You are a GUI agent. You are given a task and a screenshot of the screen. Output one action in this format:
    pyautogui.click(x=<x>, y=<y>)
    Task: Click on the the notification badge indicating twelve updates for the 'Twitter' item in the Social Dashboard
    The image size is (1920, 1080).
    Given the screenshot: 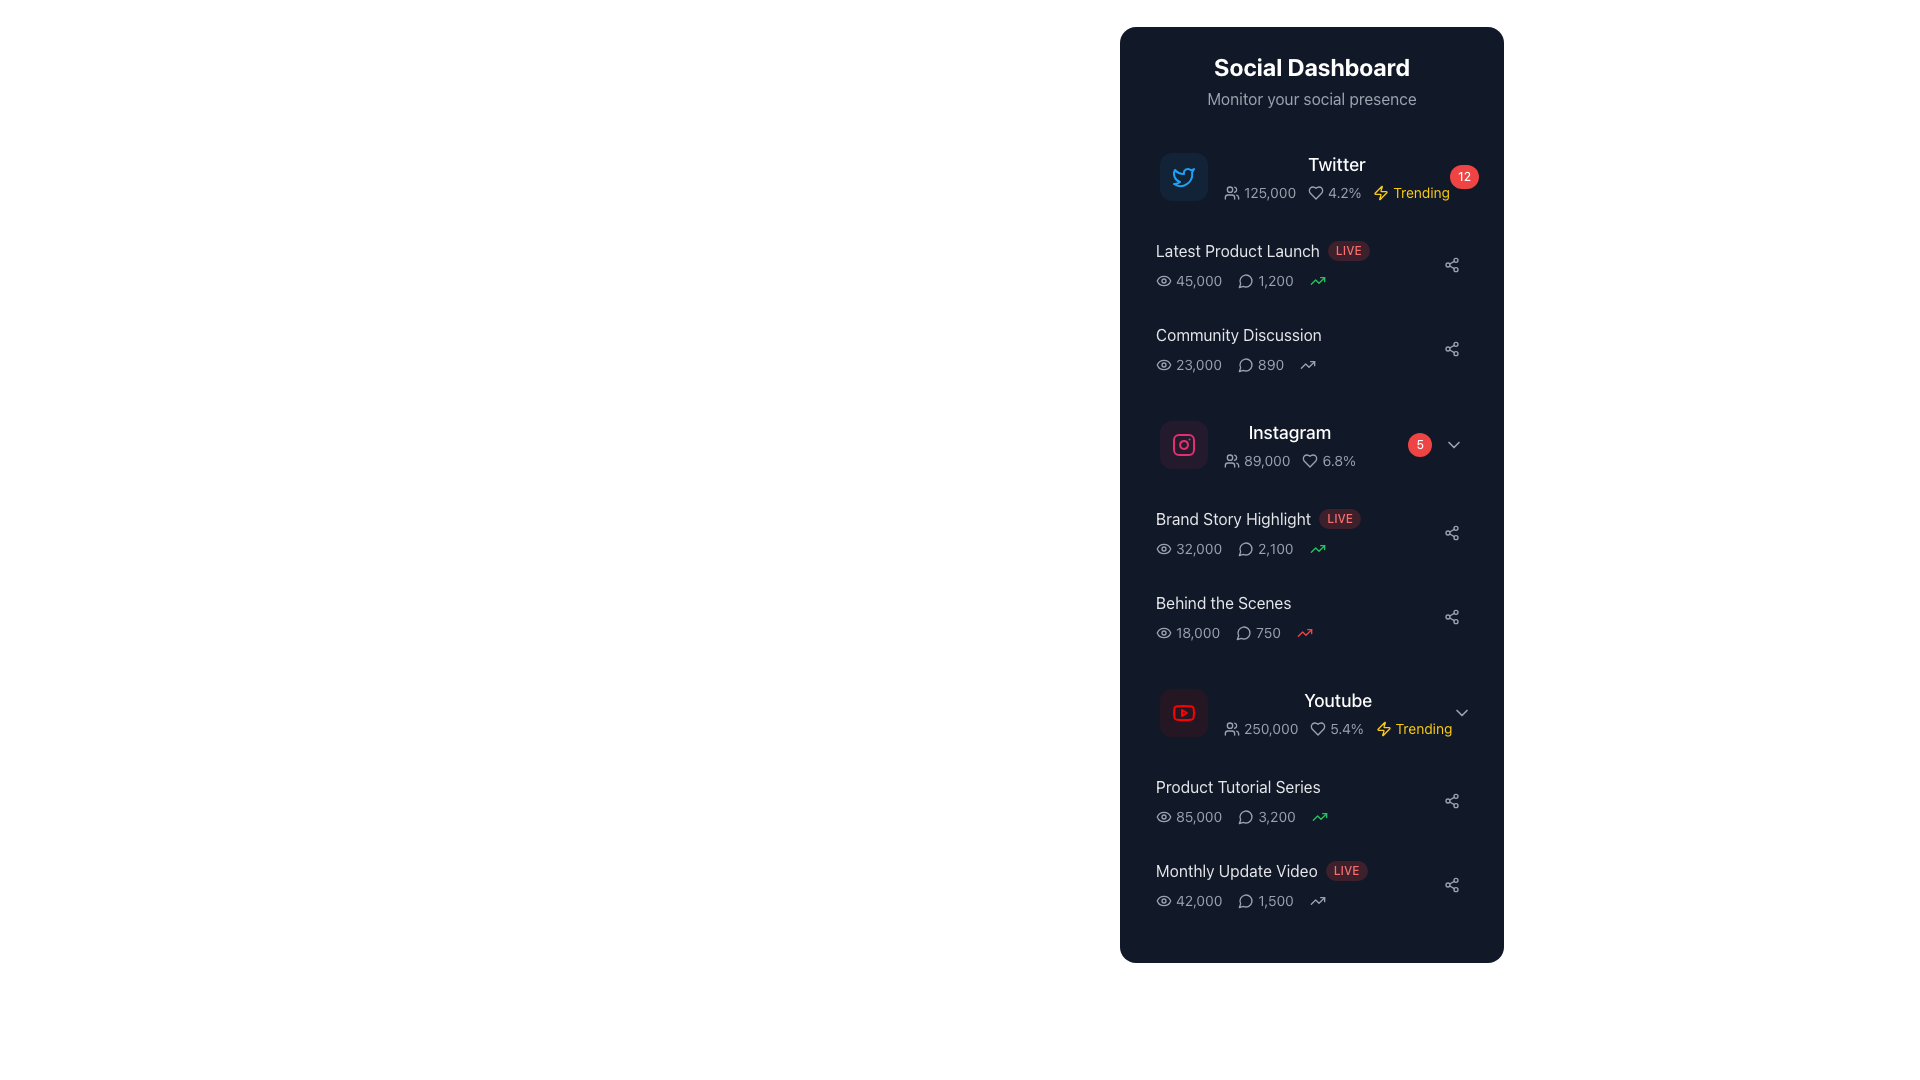 What is the action you would take?
    pyautogui.click(x=1464, y=176)
    